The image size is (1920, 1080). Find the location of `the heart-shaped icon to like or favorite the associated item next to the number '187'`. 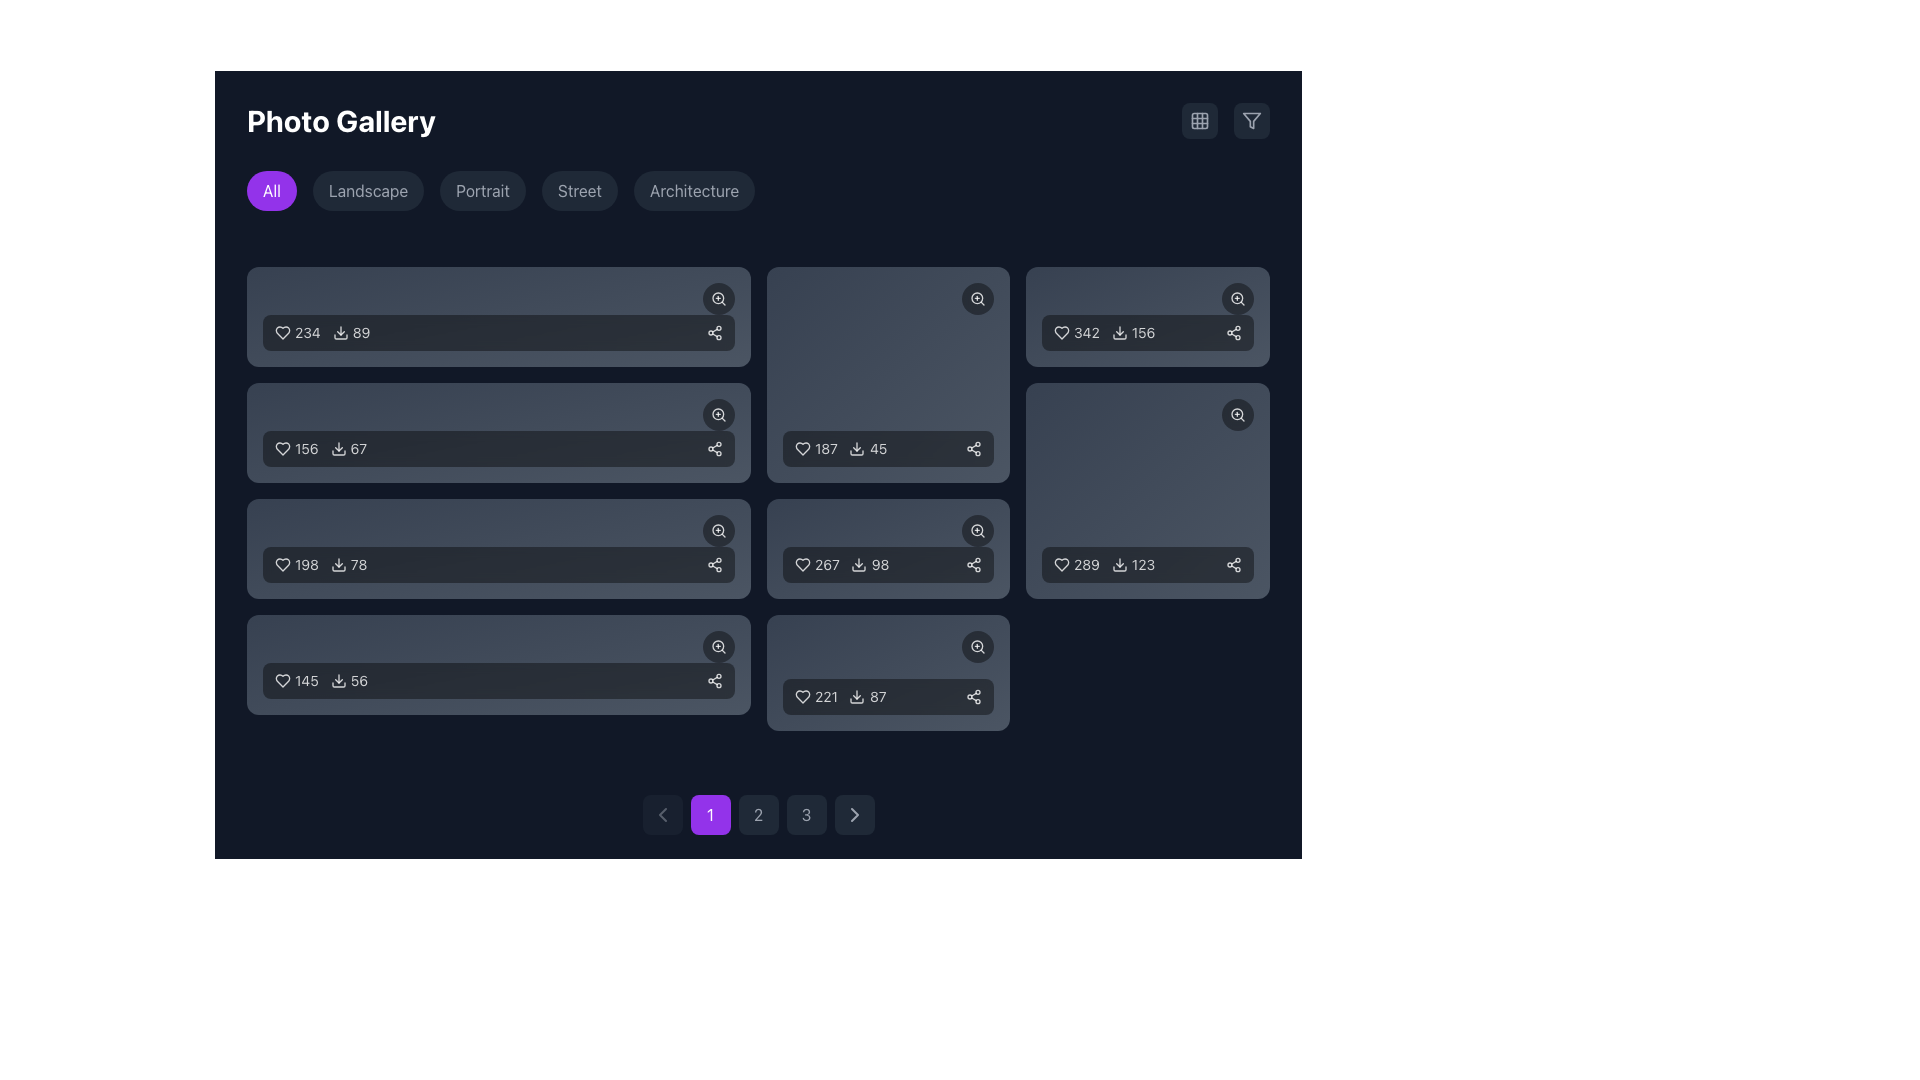

the heart-shaped icon to like or favorite the associated item next to the number '187' is located at coordinates (802, 447).